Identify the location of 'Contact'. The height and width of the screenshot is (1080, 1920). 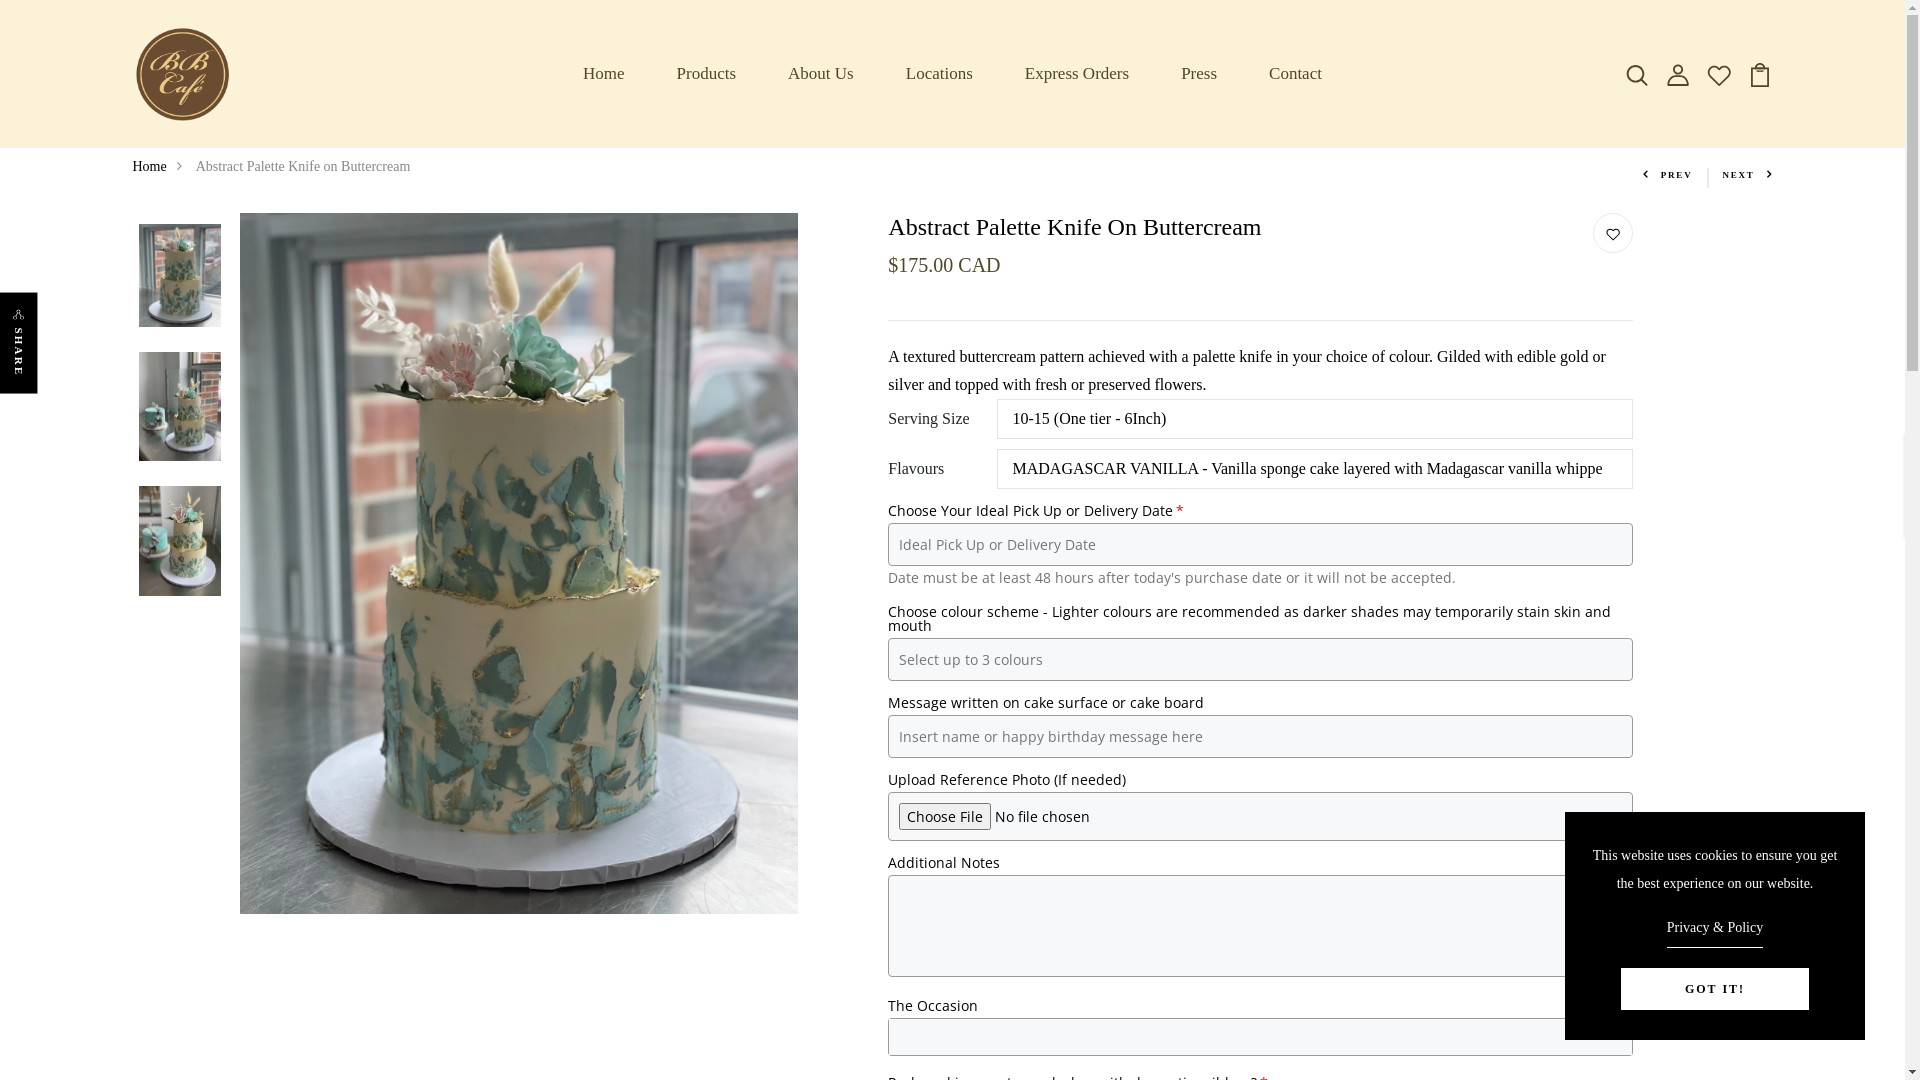
(1260, 72).